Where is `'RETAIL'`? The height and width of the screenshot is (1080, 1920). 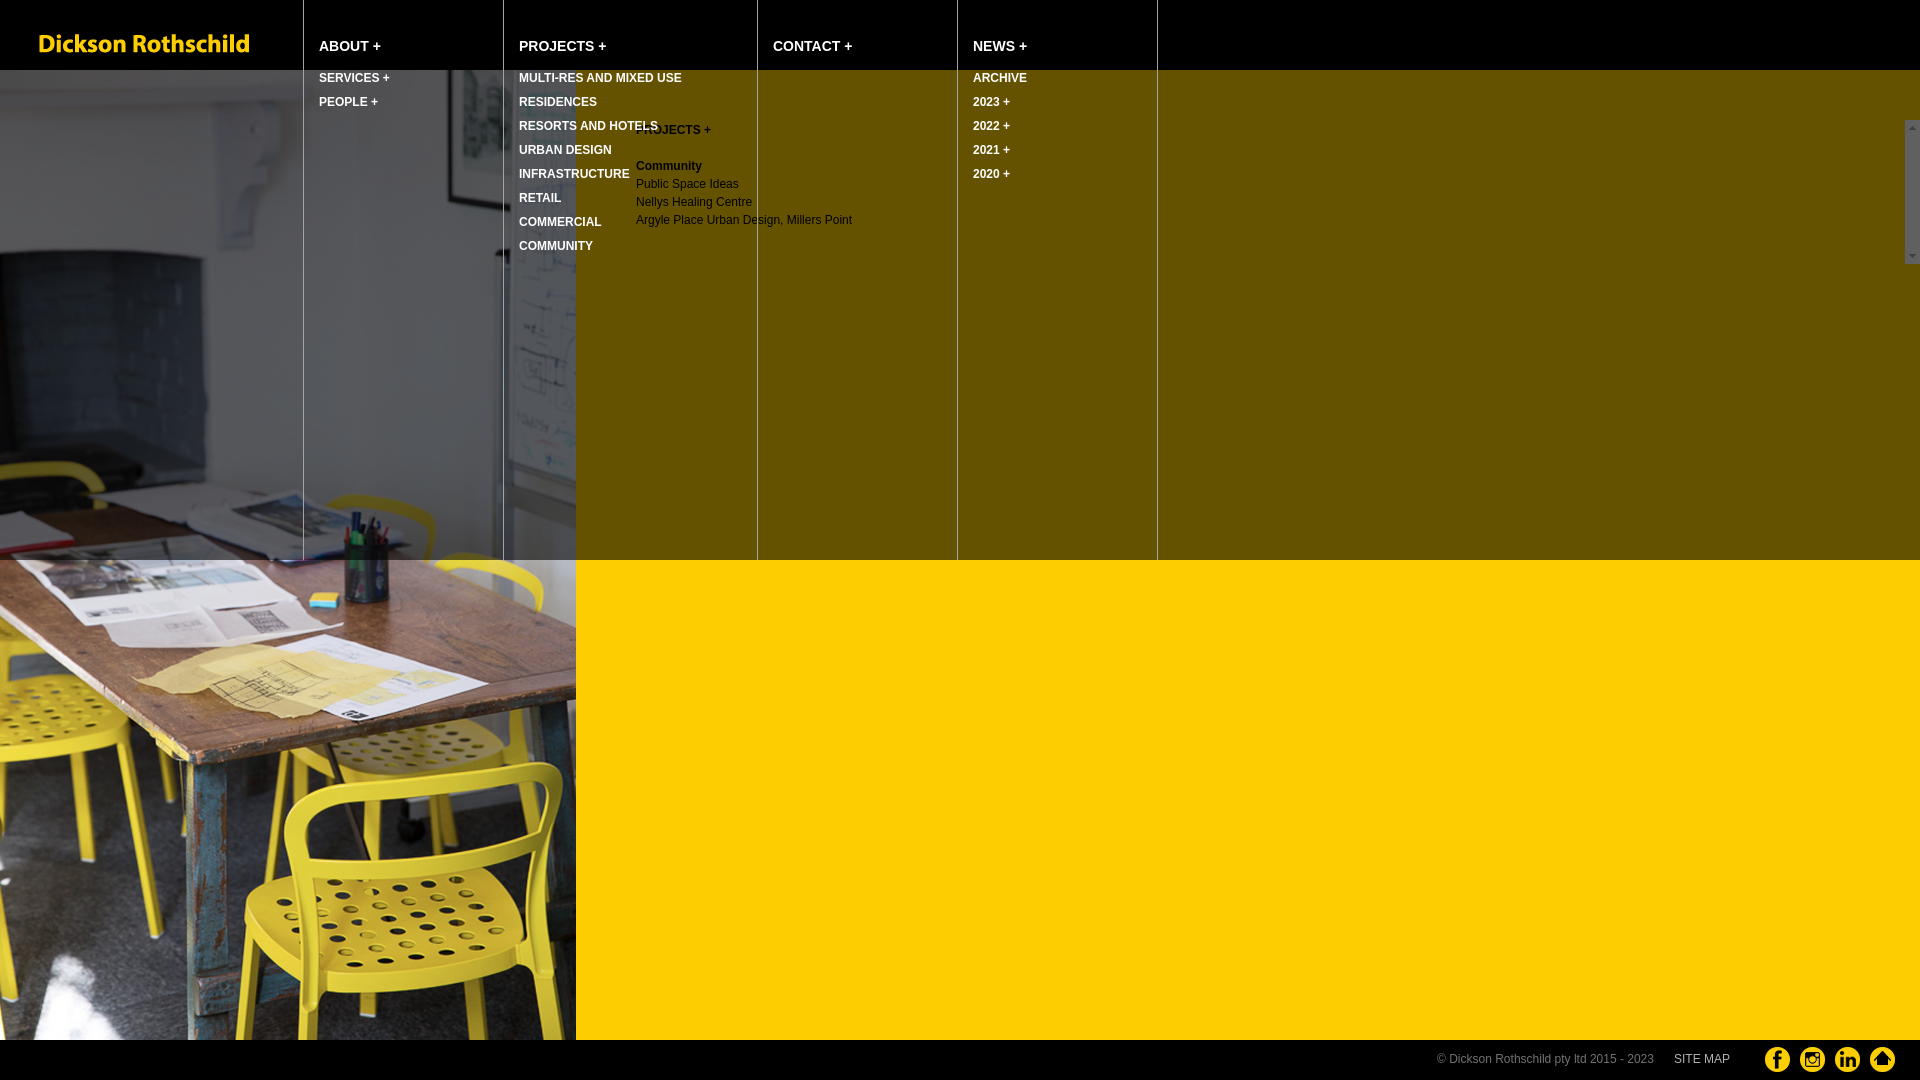 'RETAIL' is located at coordinates (629, 197).